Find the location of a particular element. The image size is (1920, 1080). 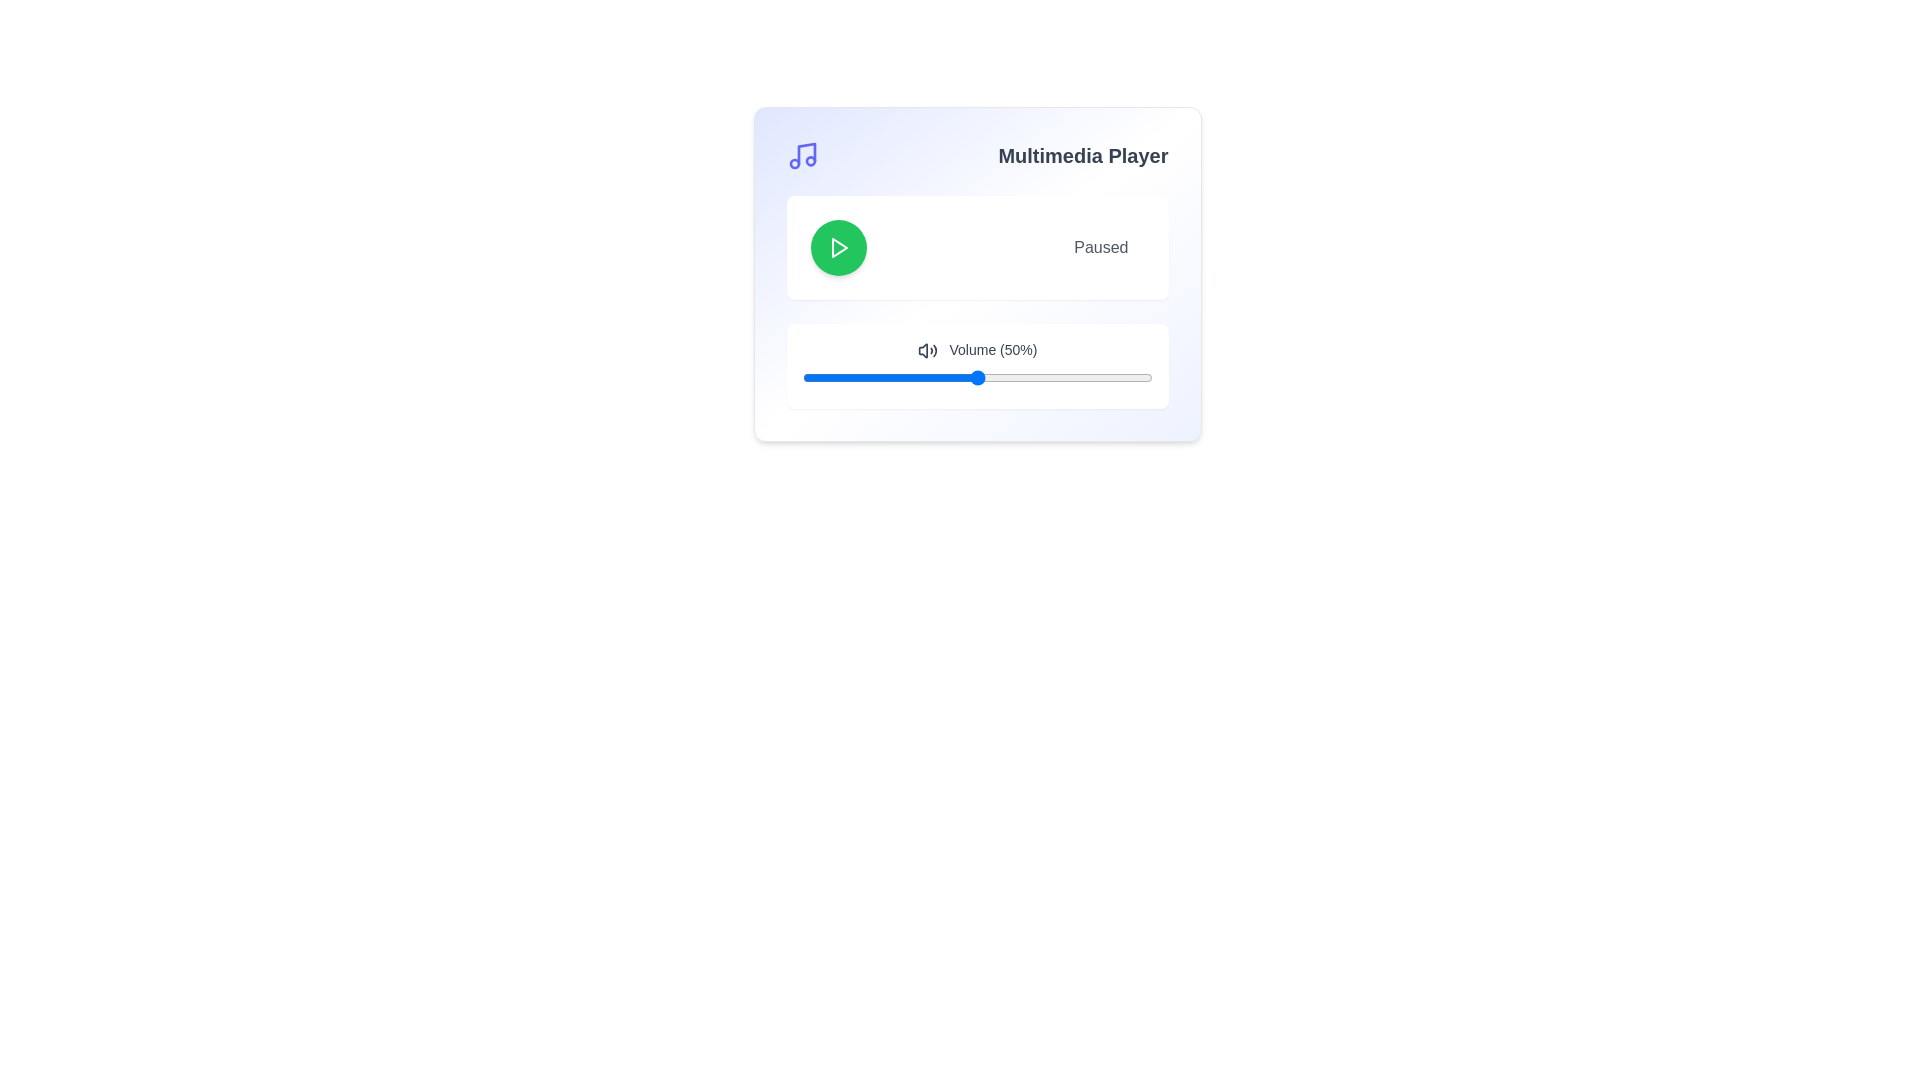

the volume slider is located at coordinates (1088, 378).